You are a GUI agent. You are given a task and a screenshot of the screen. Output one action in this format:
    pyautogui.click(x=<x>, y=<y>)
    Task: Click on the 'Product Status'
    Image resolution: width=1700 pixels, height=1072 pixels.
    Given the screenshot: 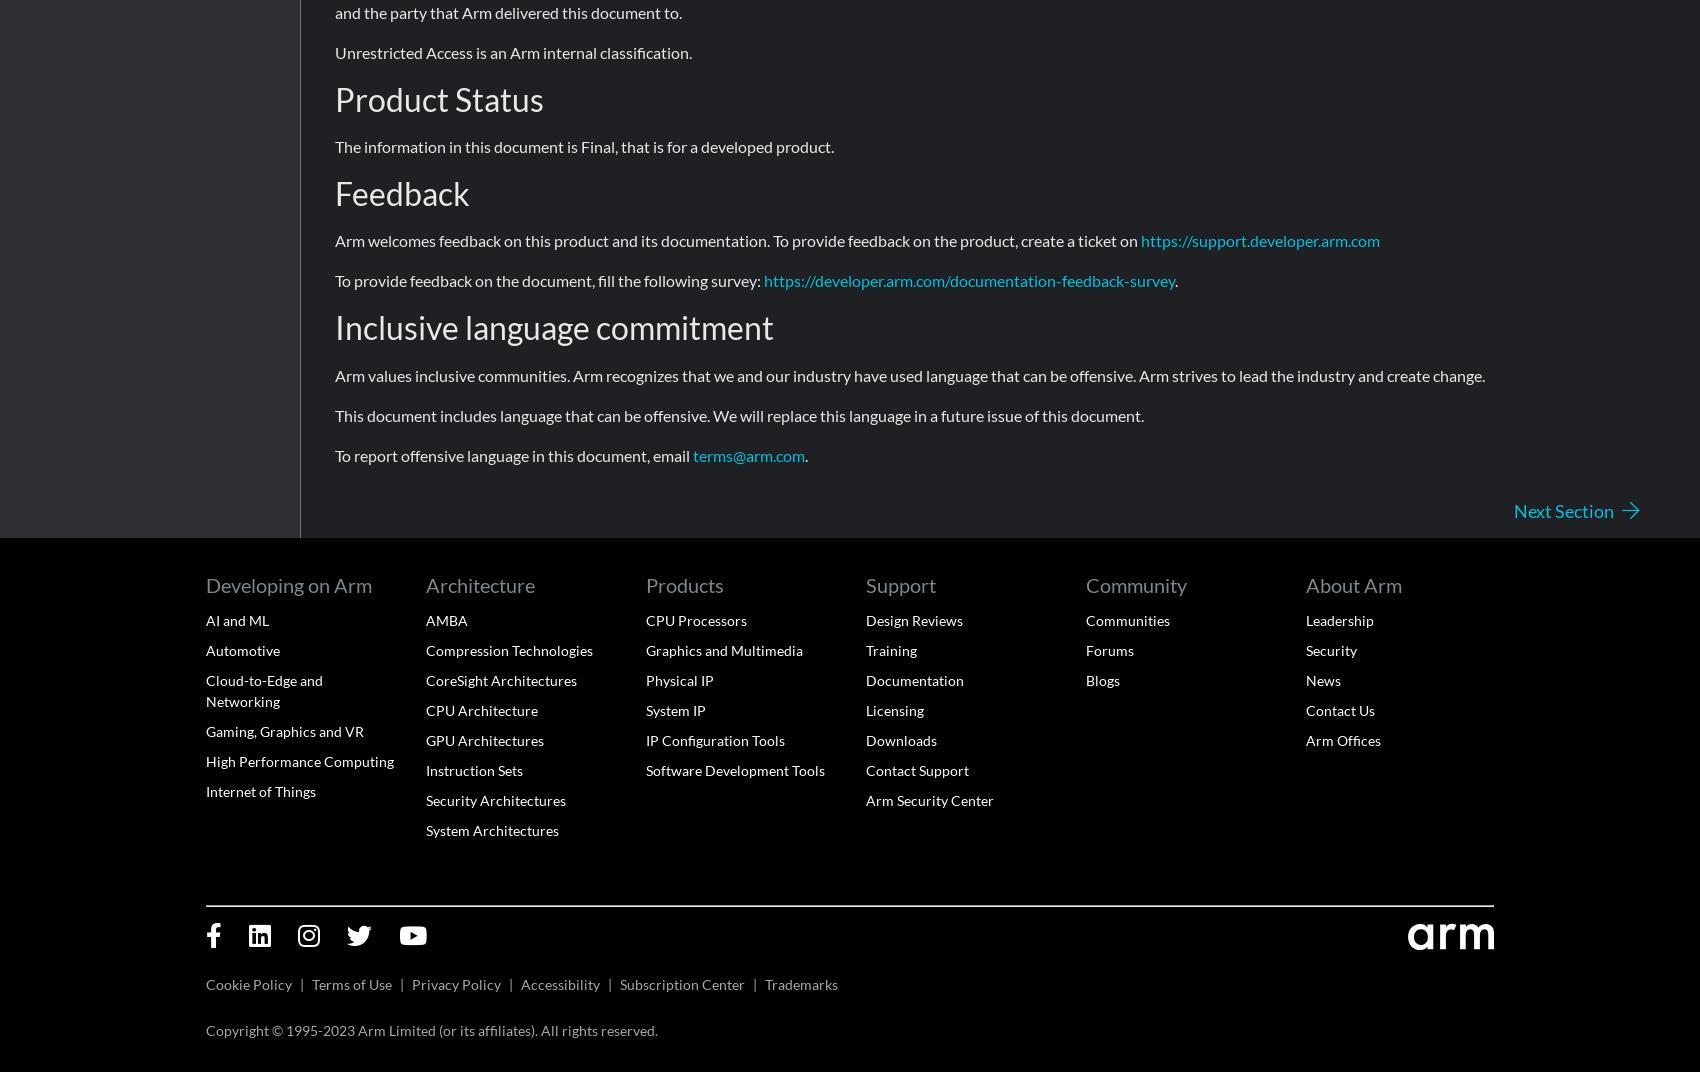 What is the action you would take?
    pyautogui.click(x=439, y=98)
    